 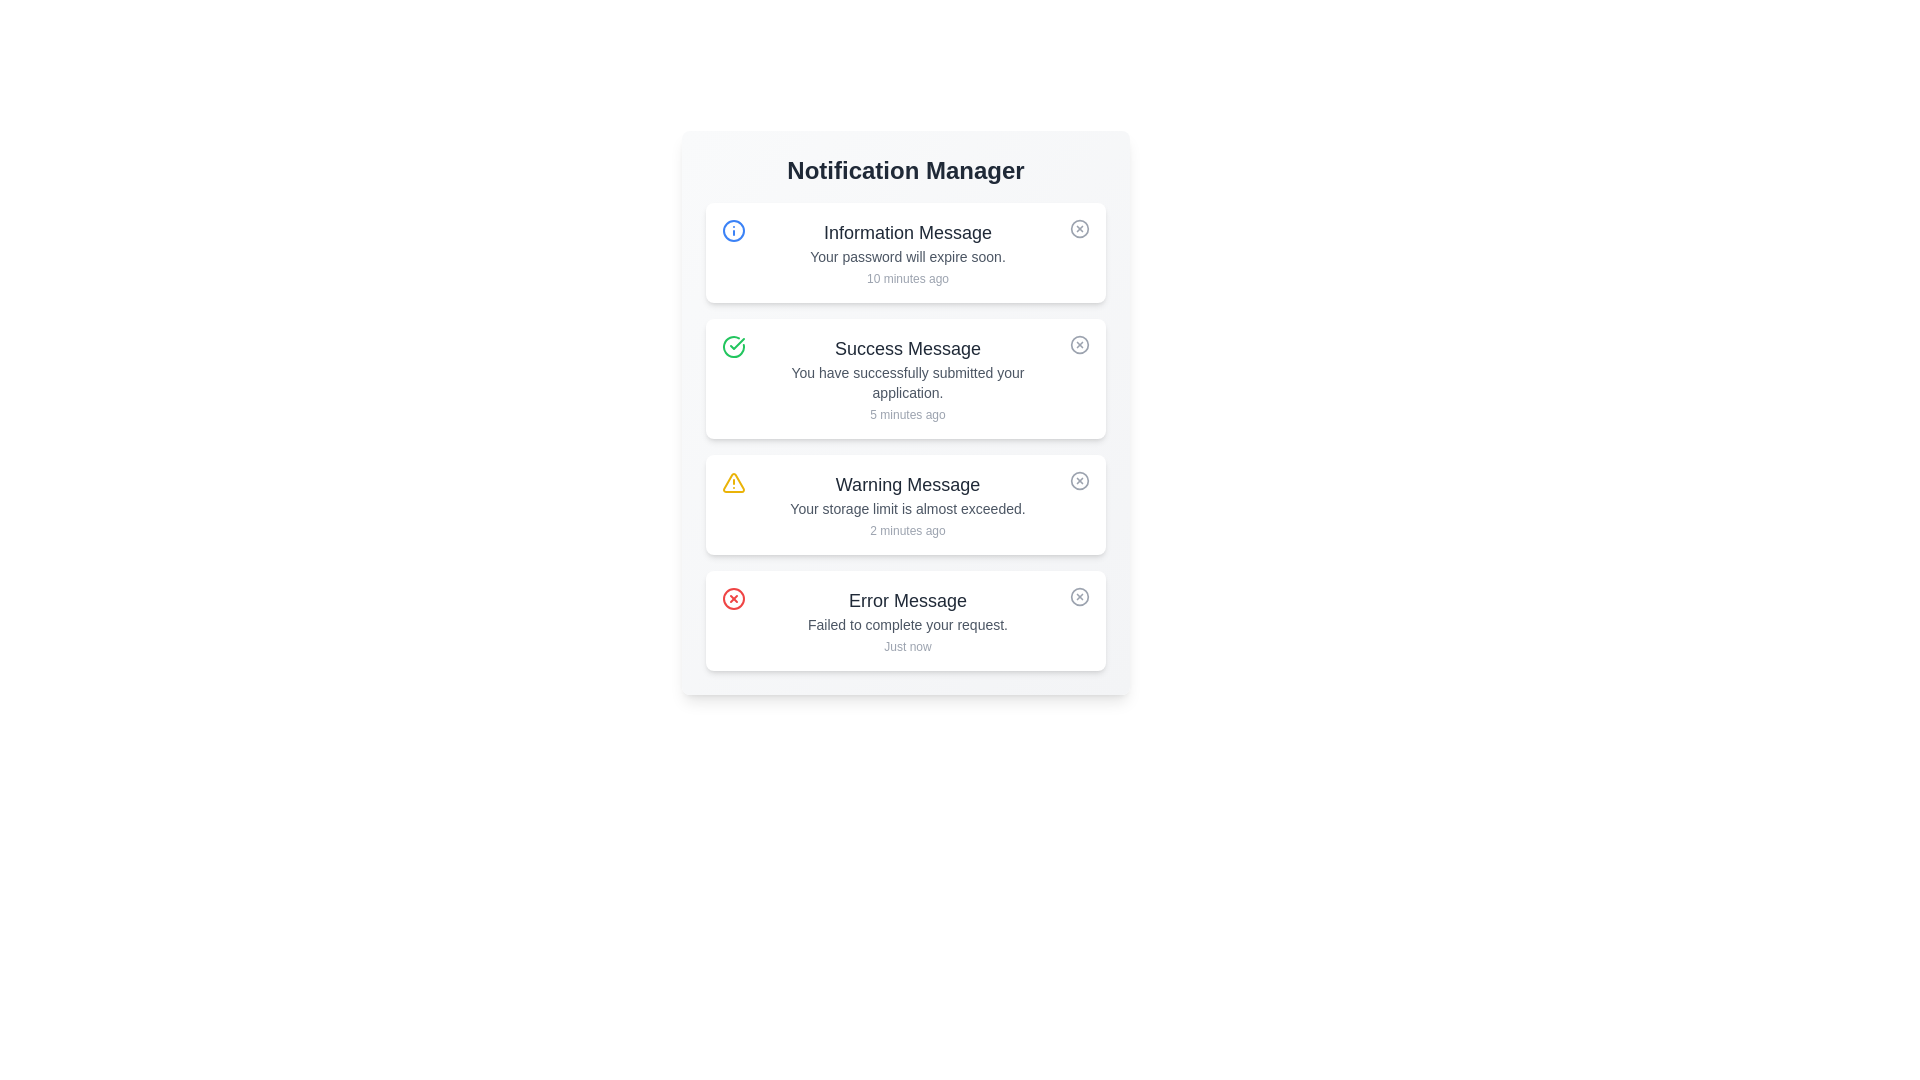 What do you see at coordinates (906, 256) in the screenshot?
I see `message from the text label notifying the user about their password nearing expiration, located below the title 'Information Message' and above the timestamp '10 minutes ago'` at bounding box center [906, 256].